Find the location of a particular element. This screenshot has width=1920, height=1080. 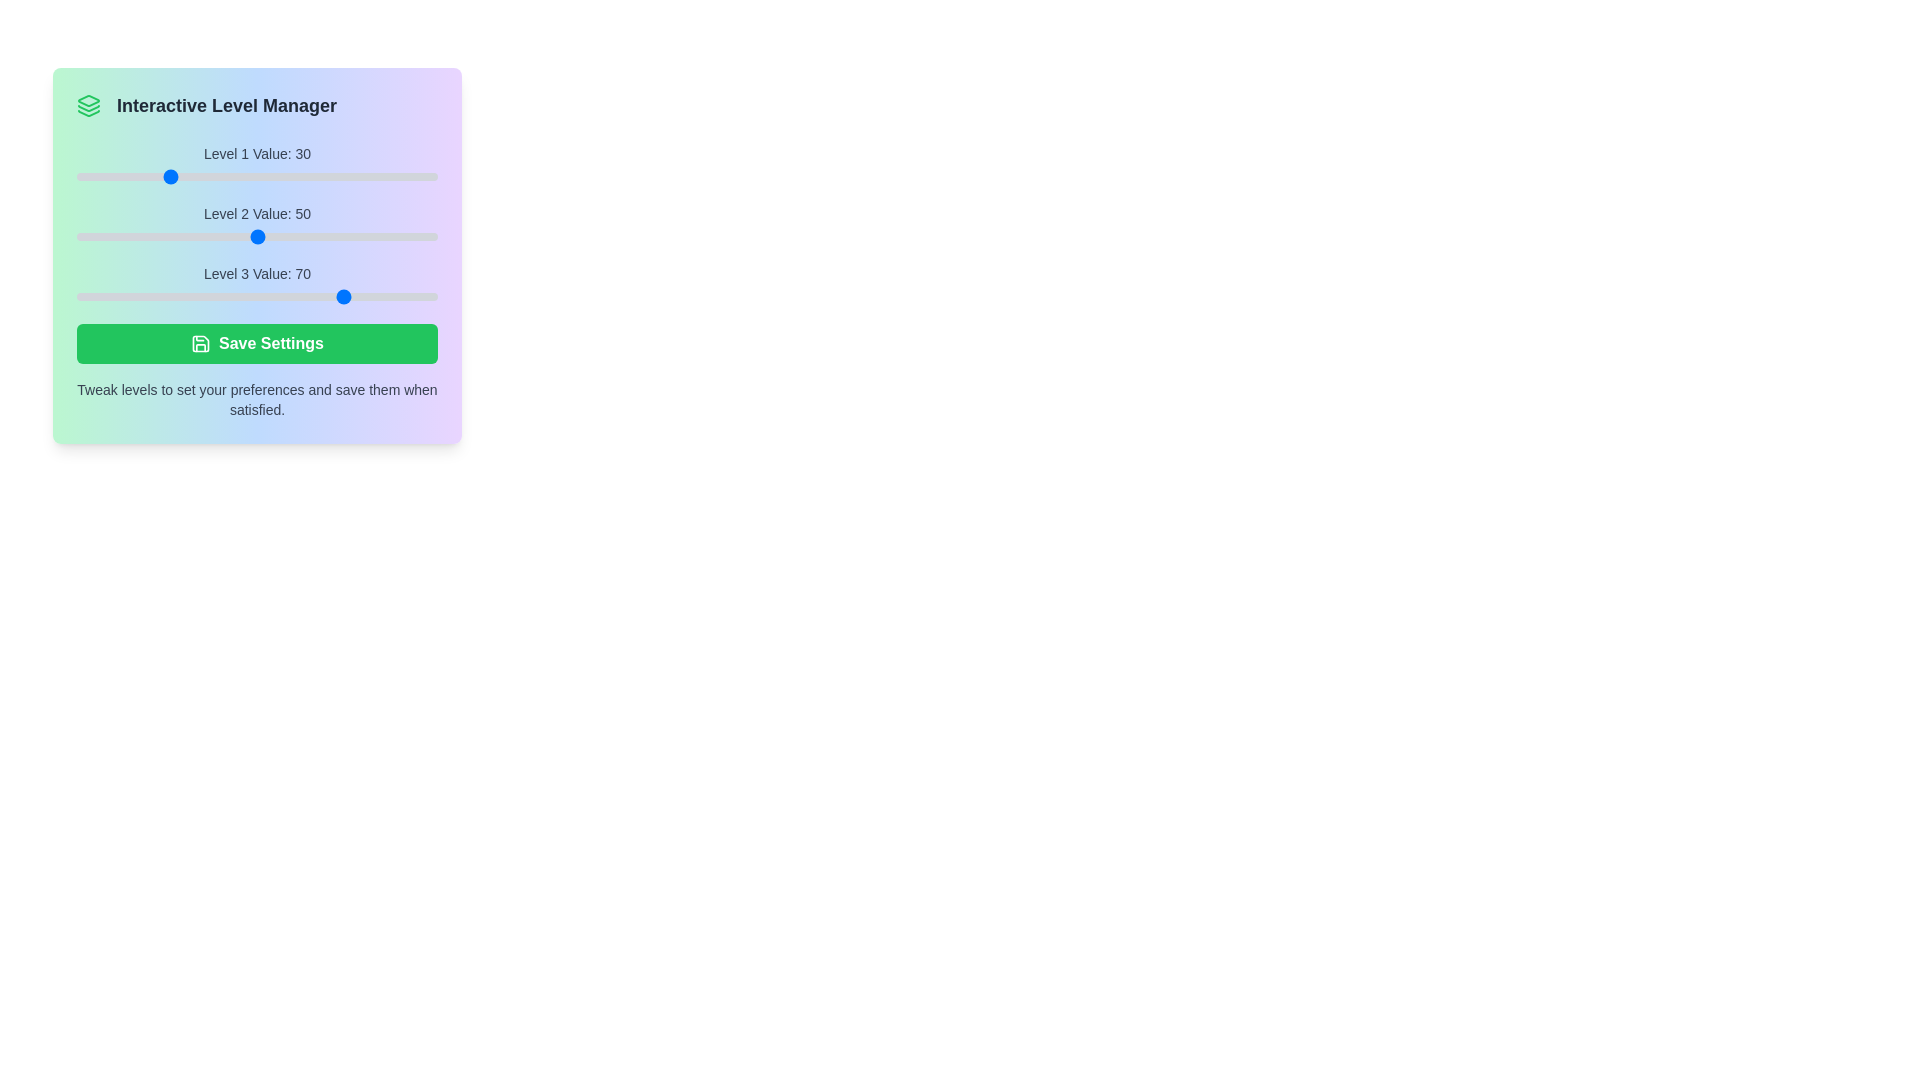

the third Range slider is located at coordinates (256, 297).